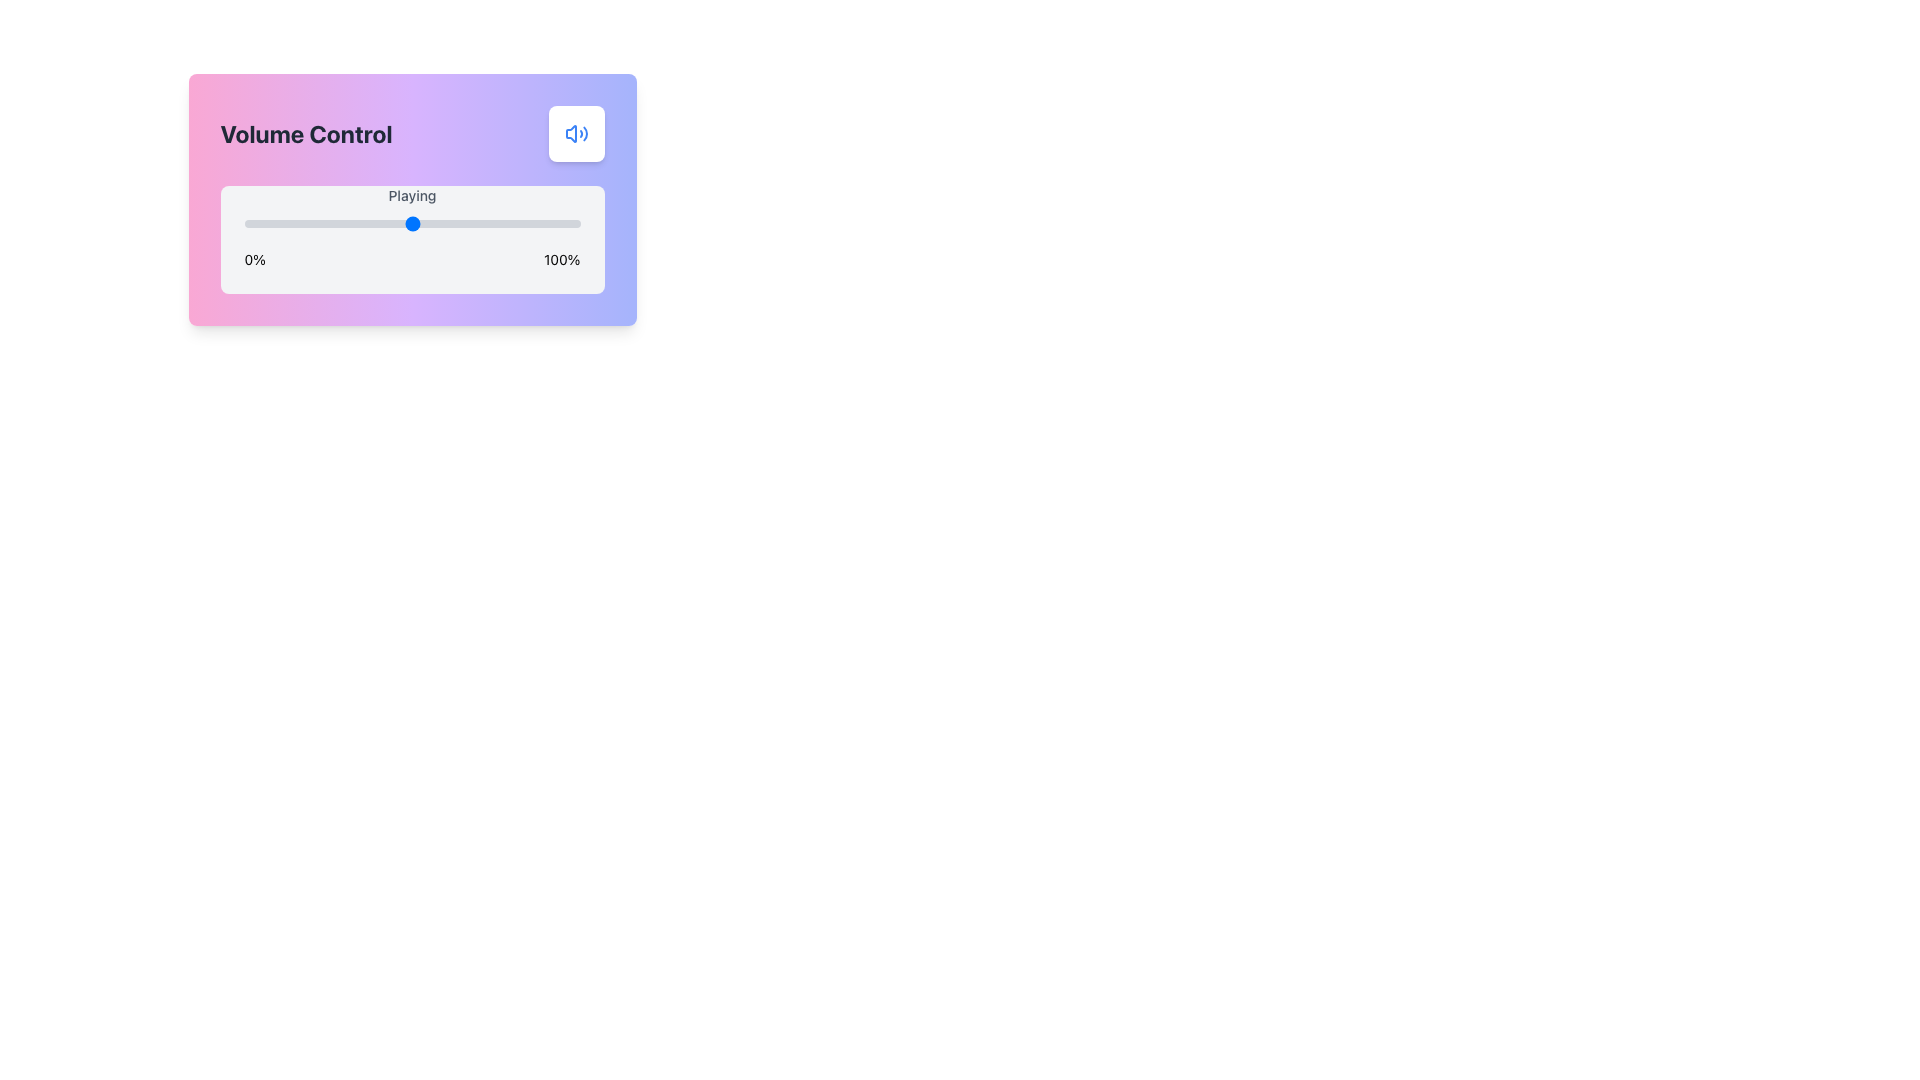 This screenshot has height=1080, width=1920. I want to click on the playback position, so click(458, 223).